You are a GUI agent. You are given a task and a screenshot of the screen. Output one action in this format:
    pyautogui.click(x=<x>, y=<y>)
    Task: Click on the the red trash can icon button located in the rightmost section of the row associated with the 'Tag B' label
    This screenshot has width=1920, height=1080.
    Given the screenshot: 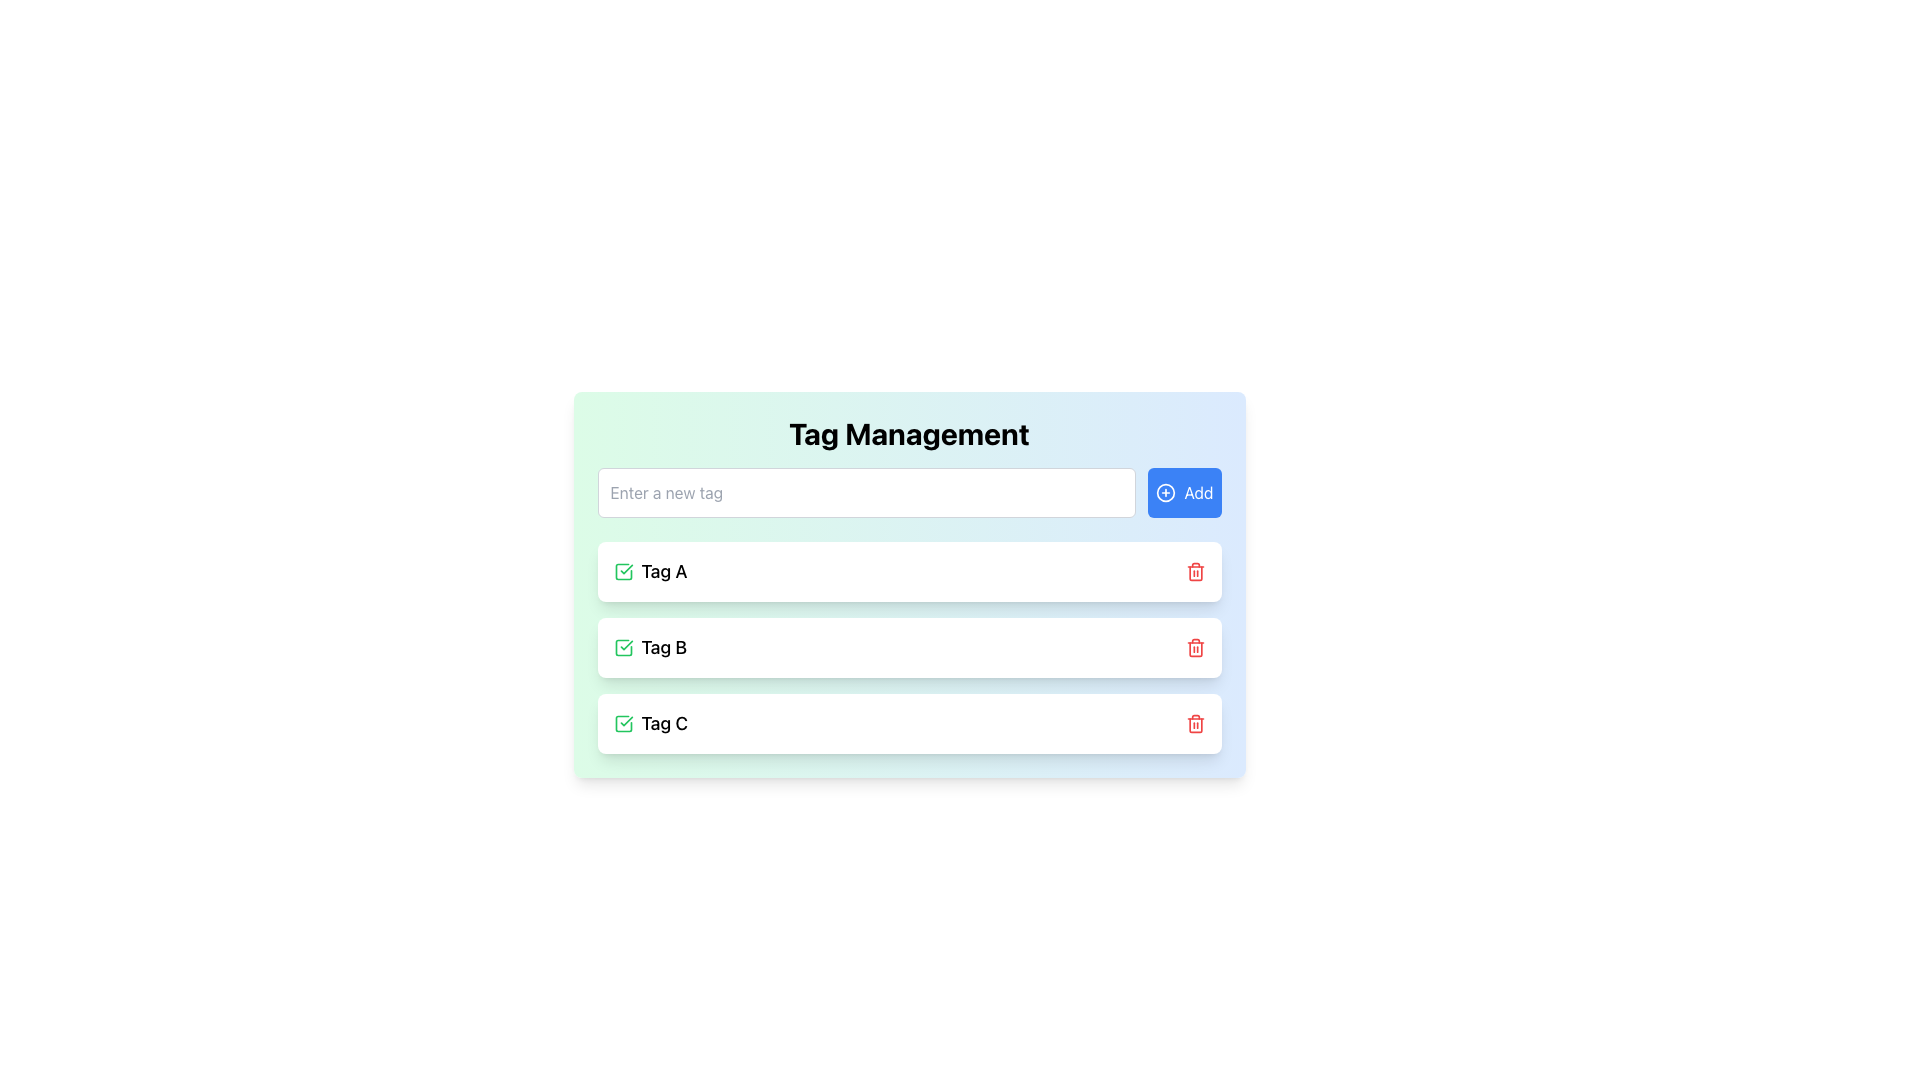 What is the action you would take?
    pyautogui.click(x=1195, y=648)
    